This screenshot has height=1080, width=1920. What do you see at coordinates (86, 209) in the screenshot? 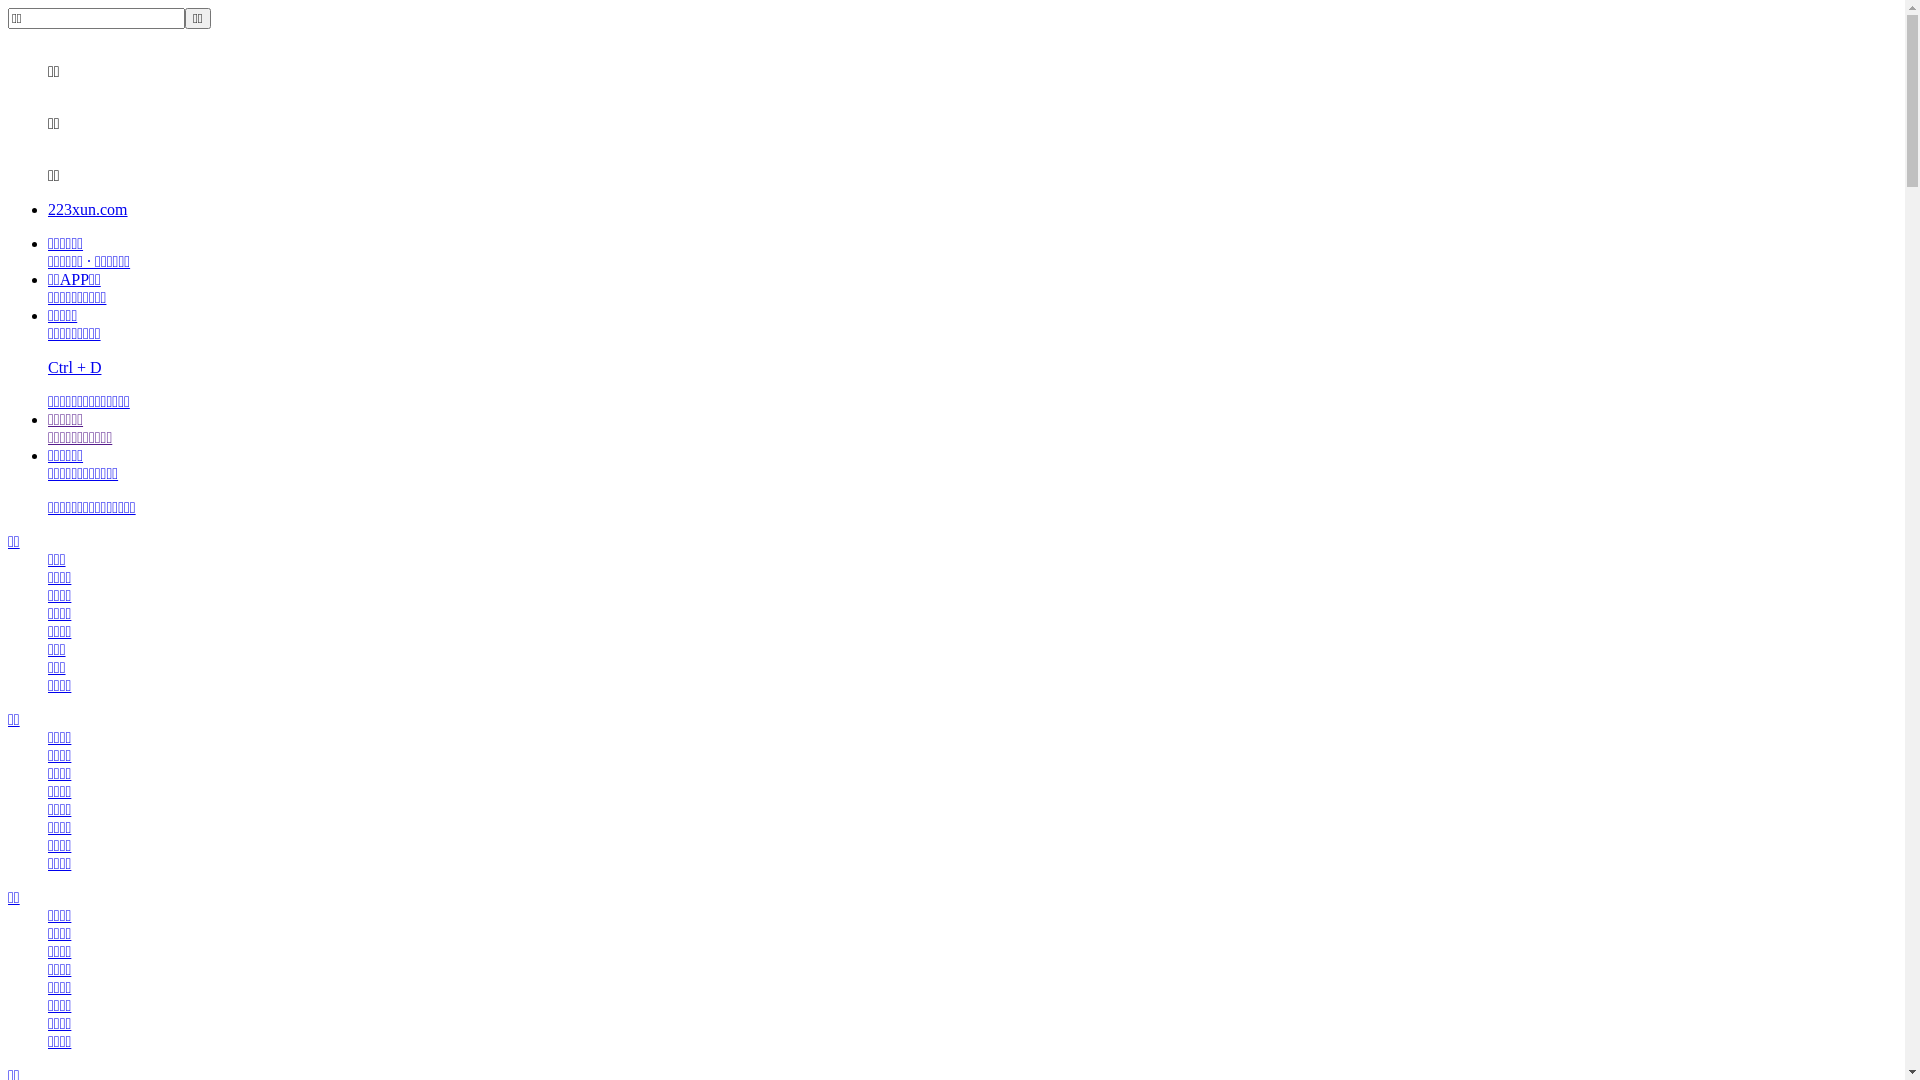
I see `'223xun.com'` at bounding box center [86, 209].